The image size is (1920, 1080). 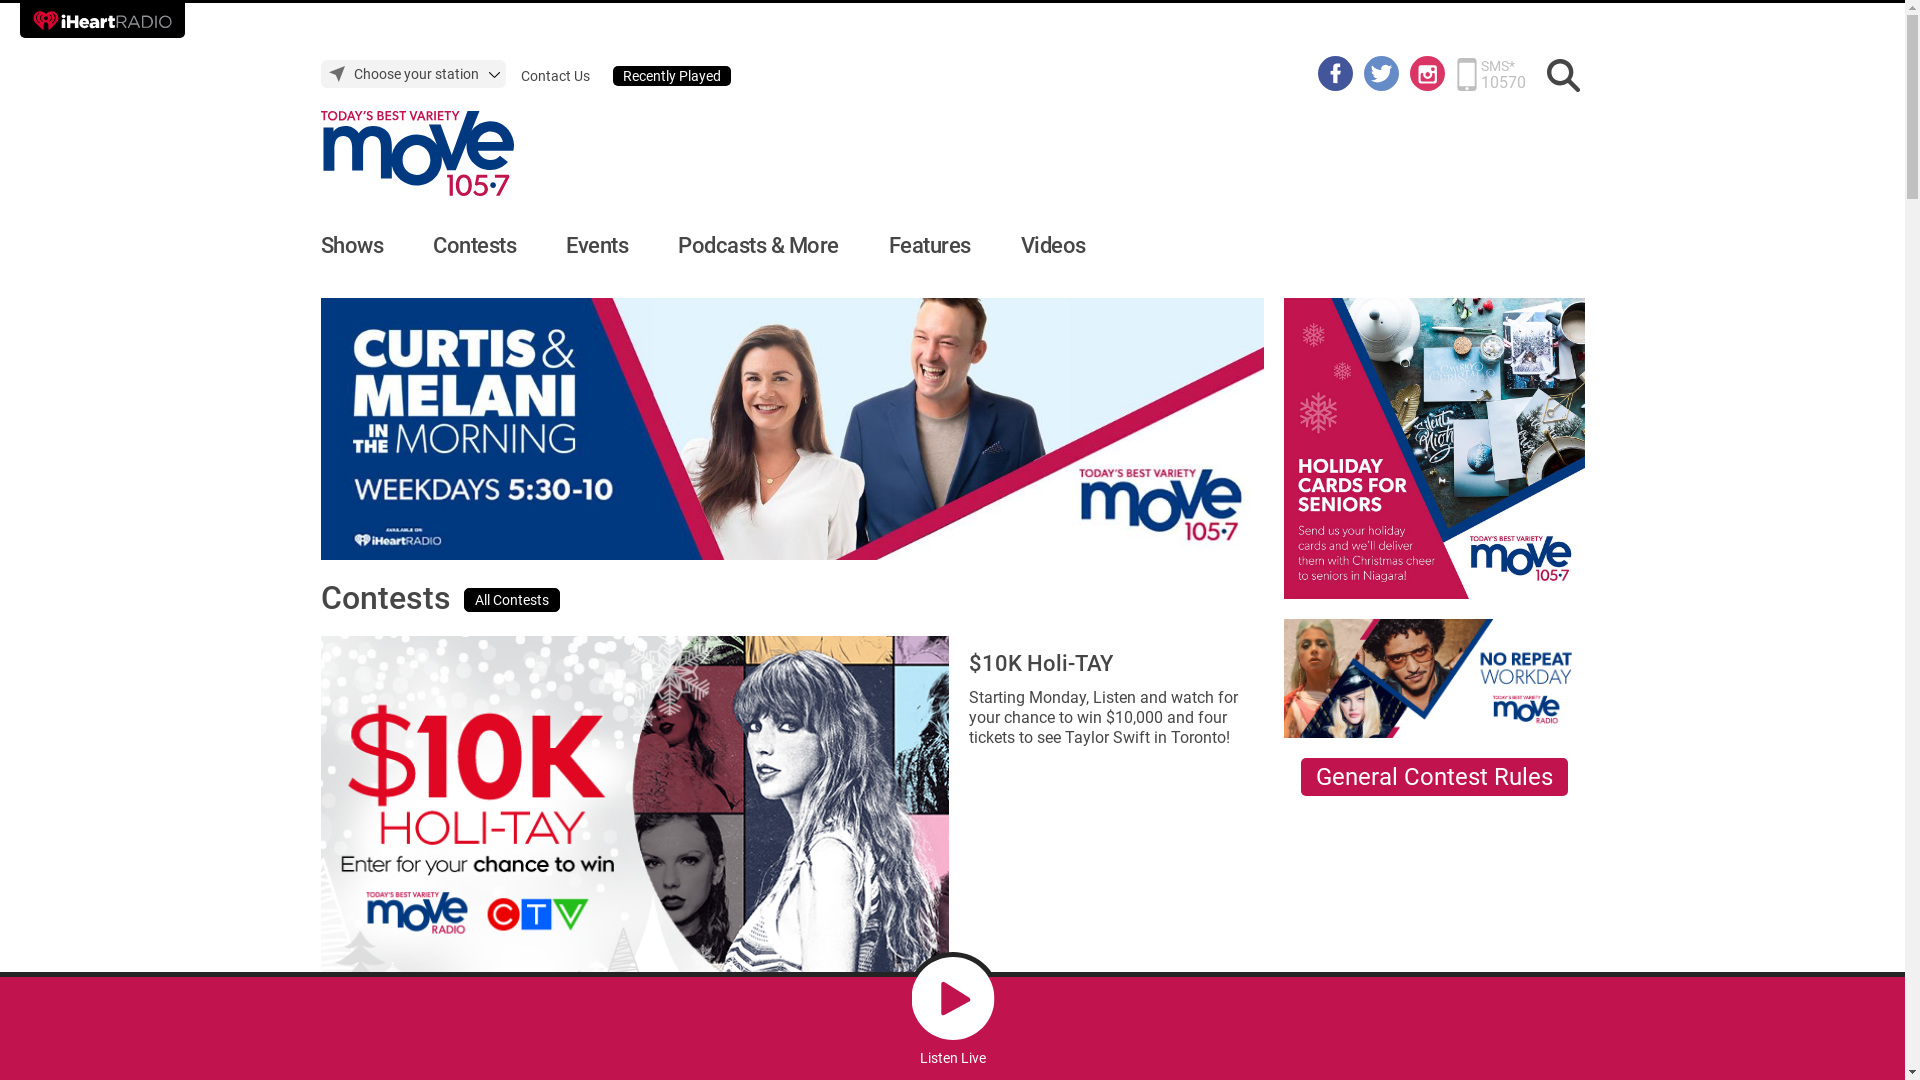 I want to click on 'General Contest Rules', so click(x=1432, y=775).